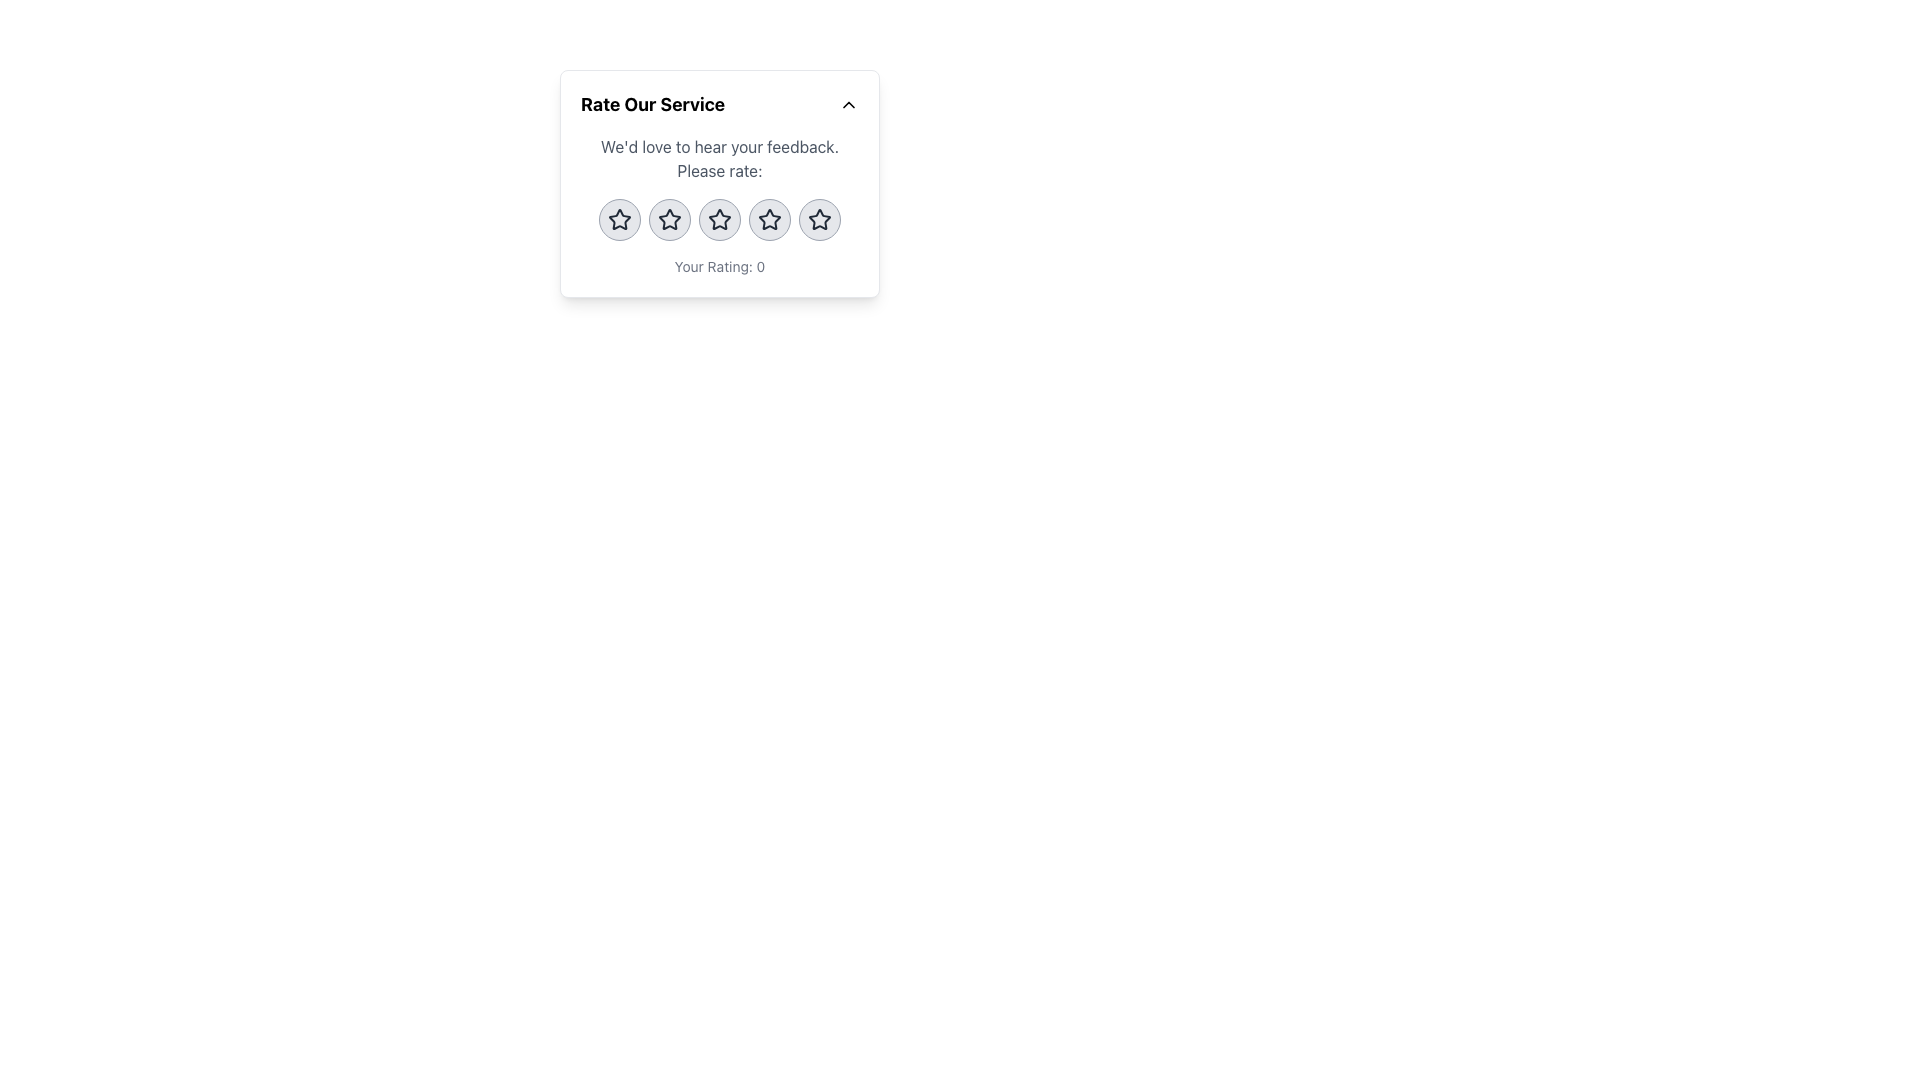 This screenshot has width=1920, height=1080. What do you see at coordinates (670, 219) in the screenshot?
I see `the second circular button in the row of five, which has a light gray background and contains a dark gray star icon` at bounding box center [670, 219].